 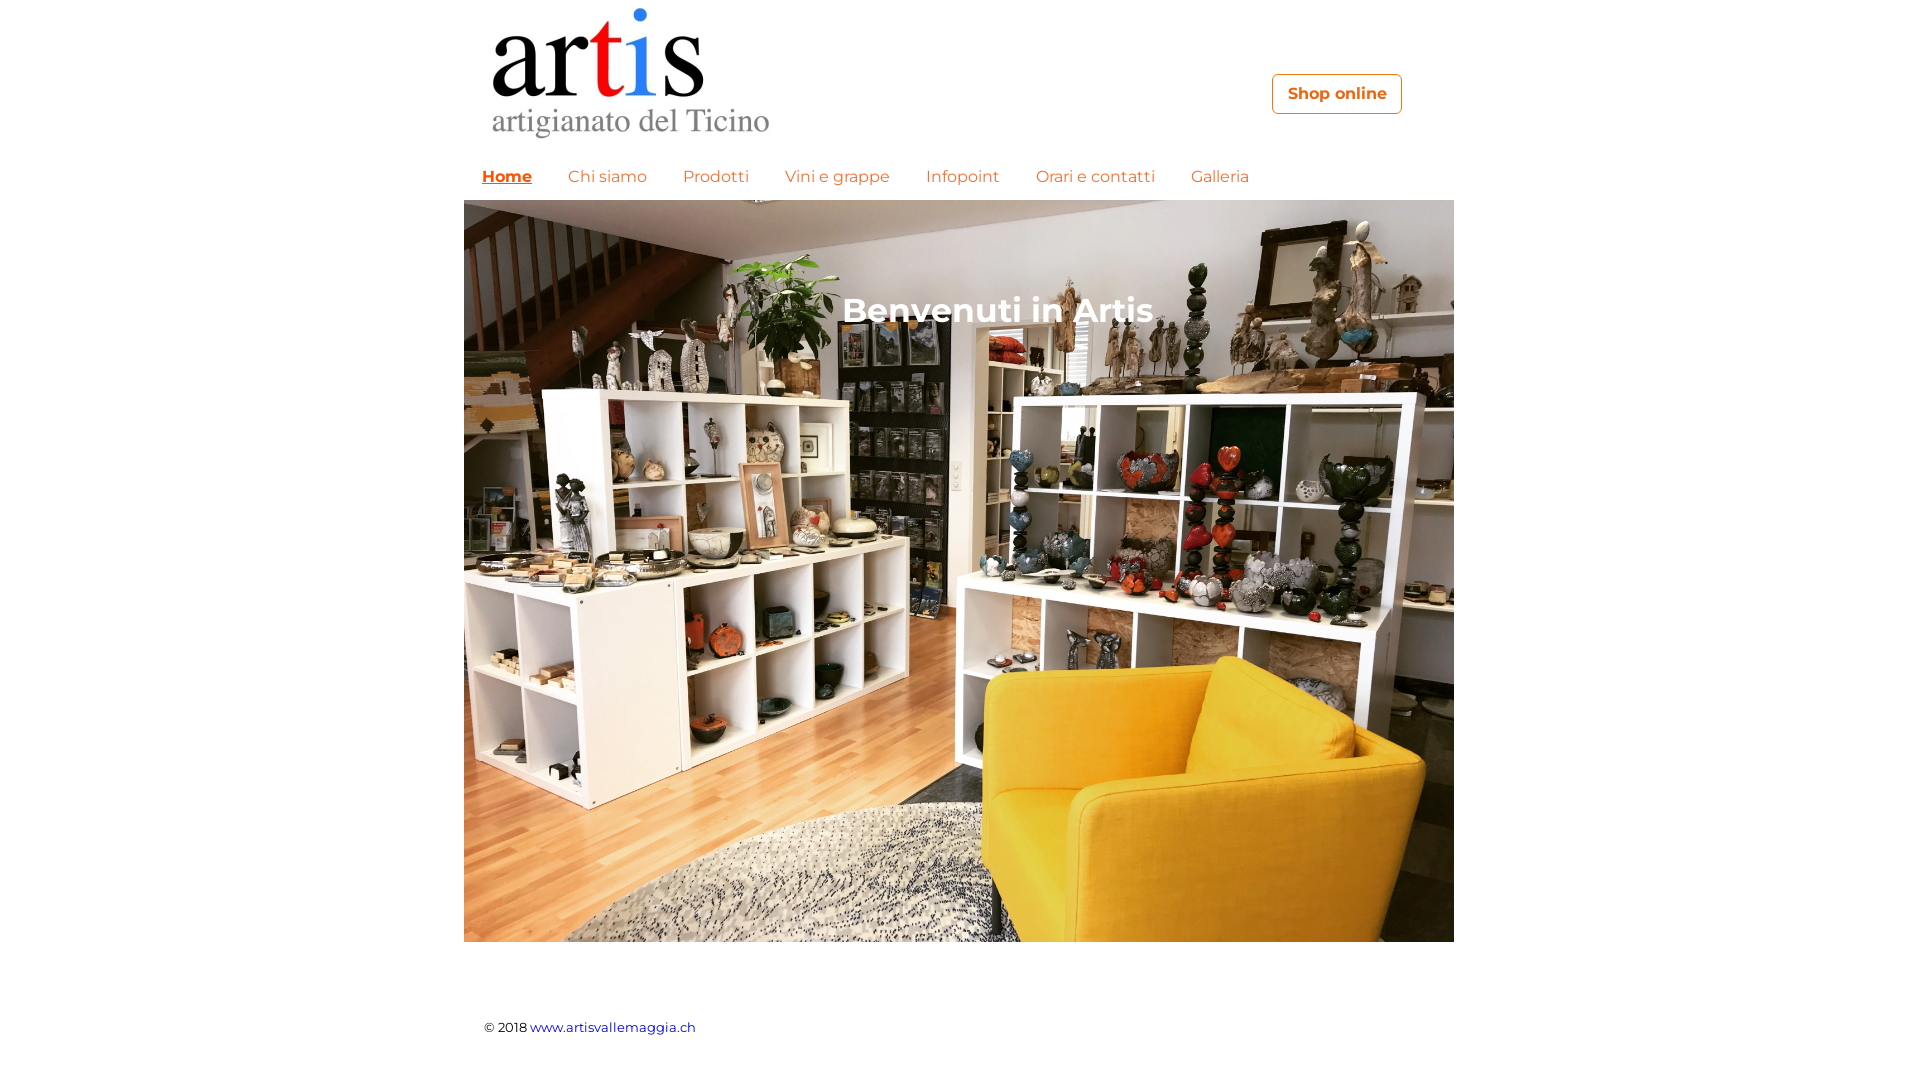 I want to click on 'Chi siamo', so click(x=558, y=176).